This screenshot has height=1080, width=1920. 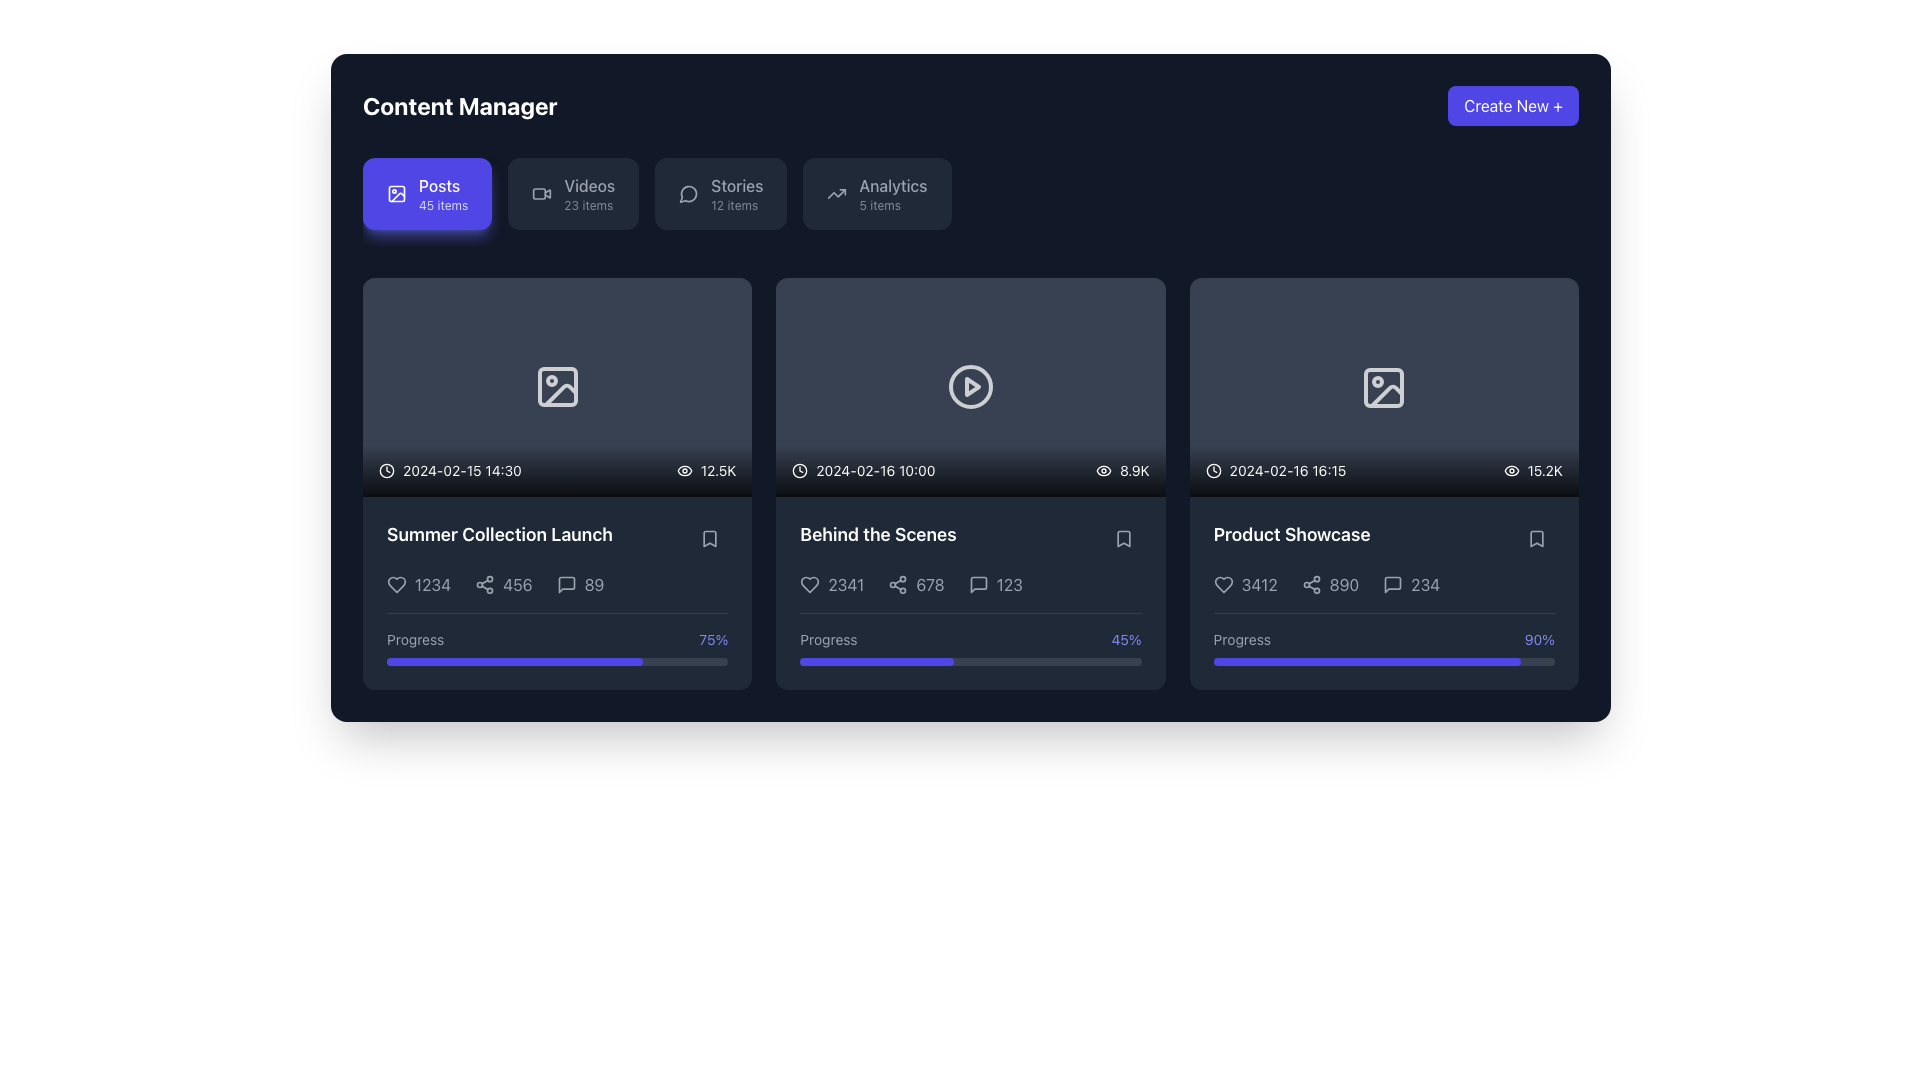 What do you see at coordinates (1382, 585) in the screenshot?
I see `on the Statistics display for likes, shares, and comments, located below the 'Product Showcase' text and above the progress bar` at bounding box center [1382, 585].